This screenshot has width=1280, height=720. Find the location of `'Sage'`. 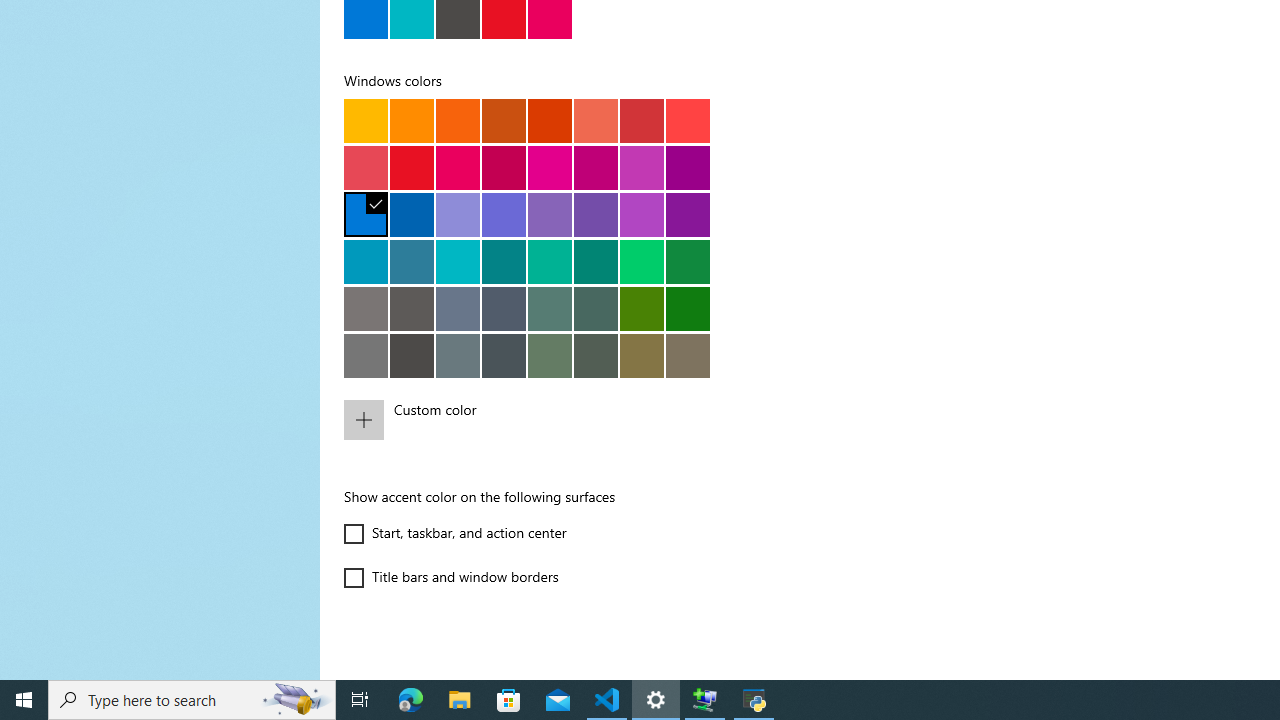

'Sage' is located at coordinates (594, 354).